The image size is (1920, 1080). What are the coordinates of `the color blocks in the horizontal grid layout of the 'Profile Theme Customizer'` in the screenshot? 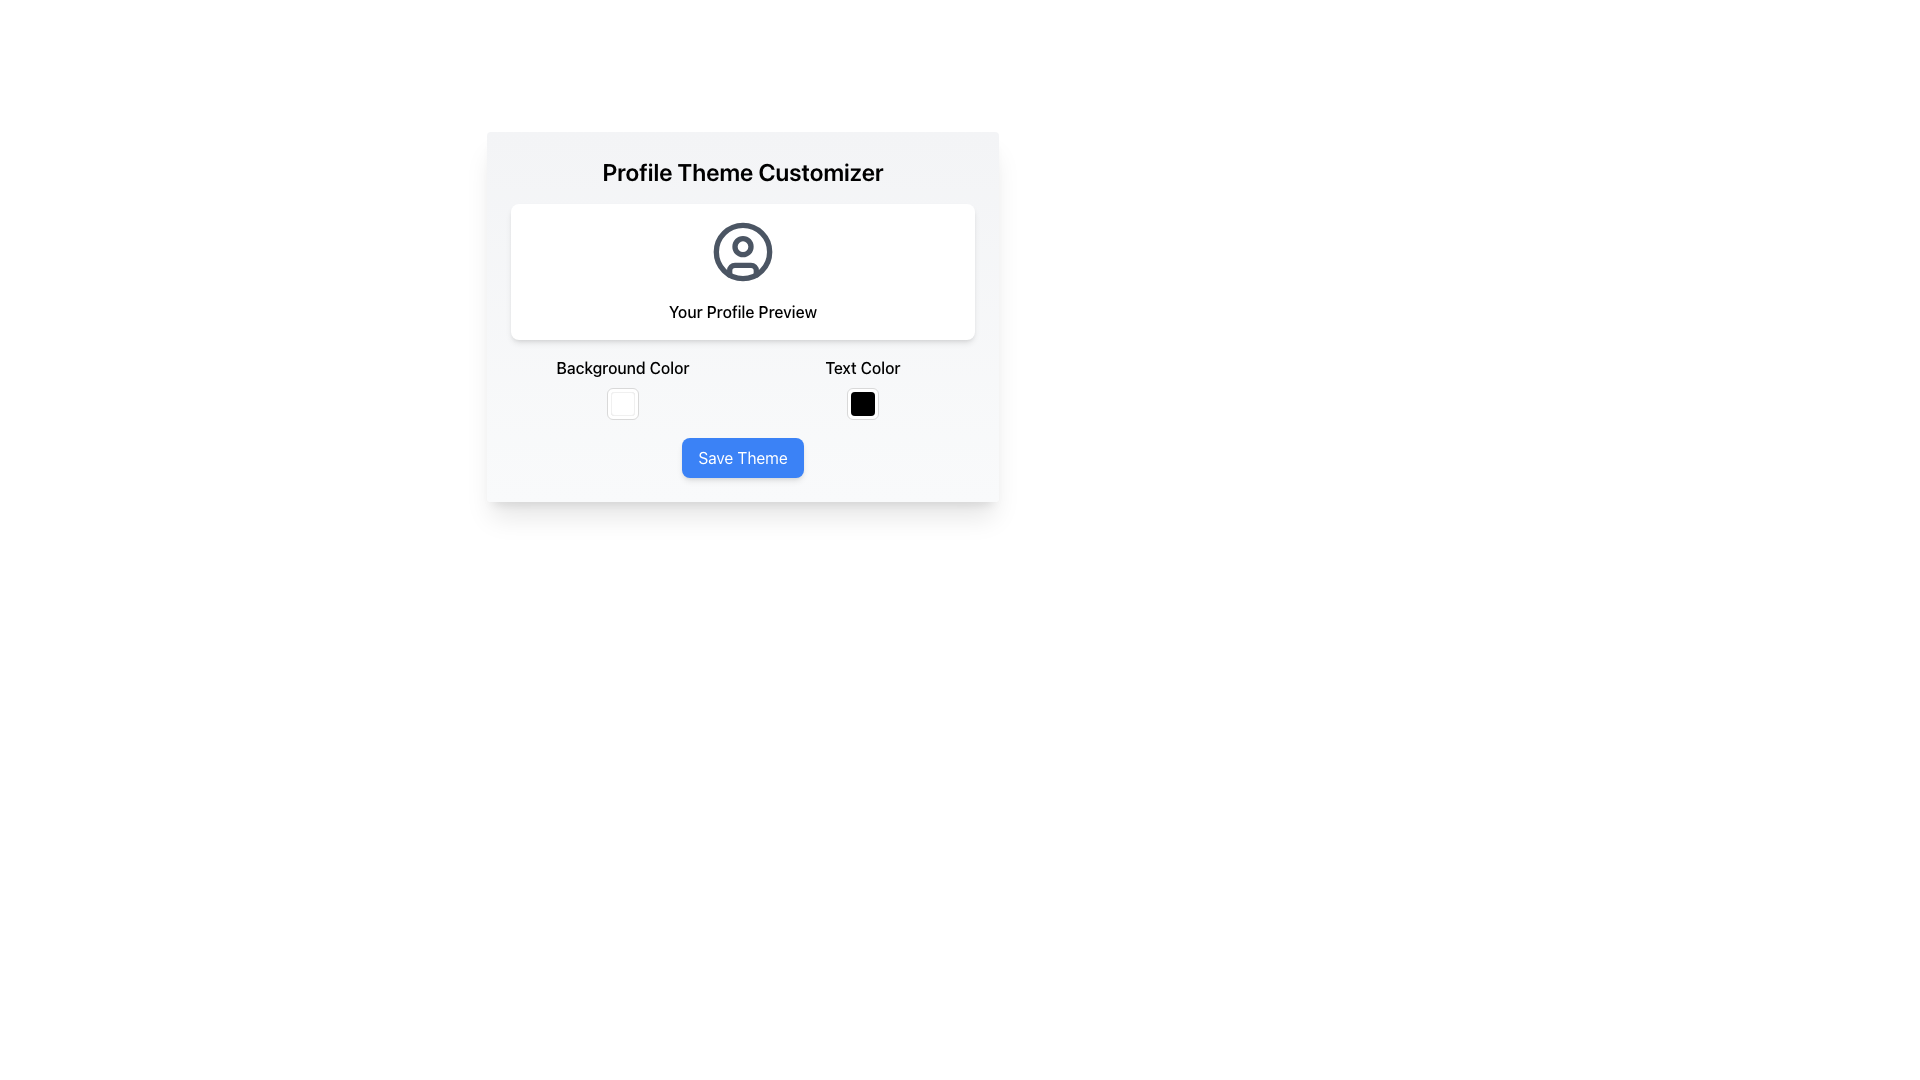 It's located at (742, 389).